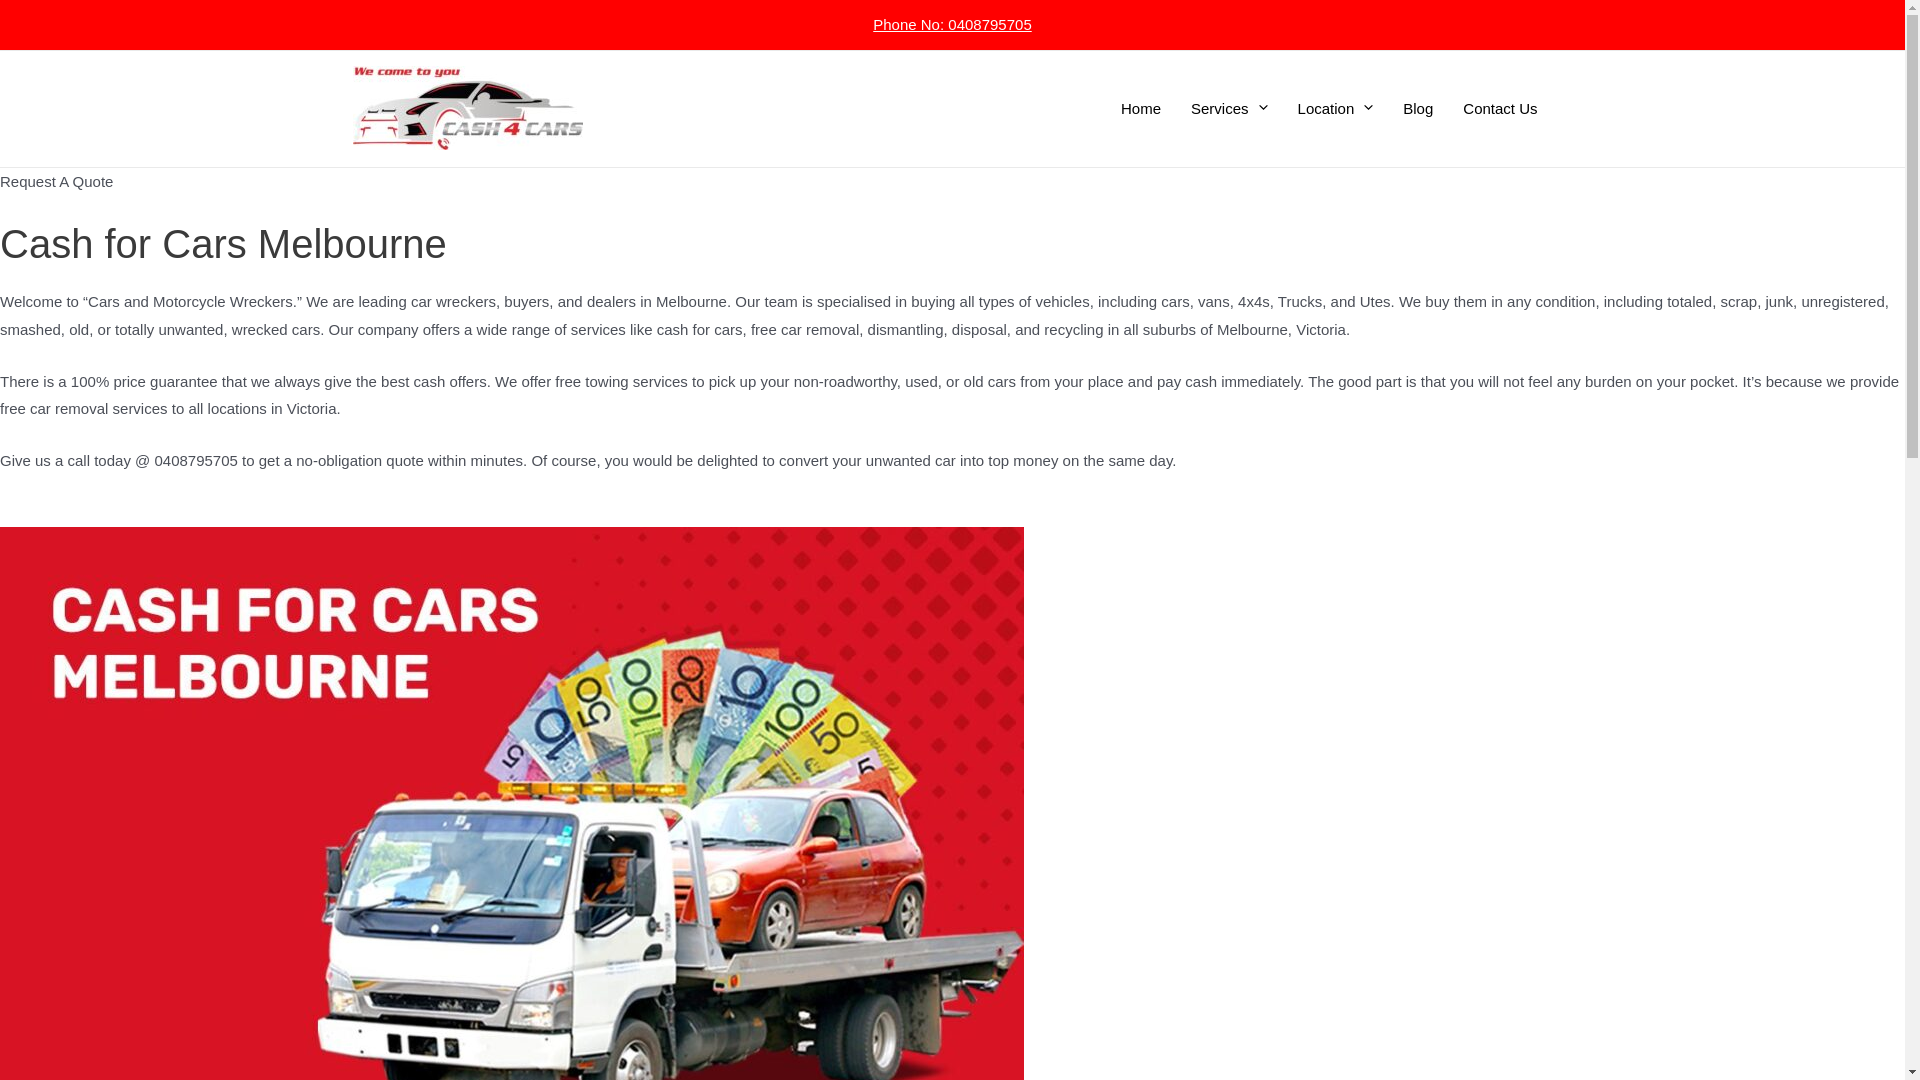  I want to click on 'Contact Us', so click(1499, 108).